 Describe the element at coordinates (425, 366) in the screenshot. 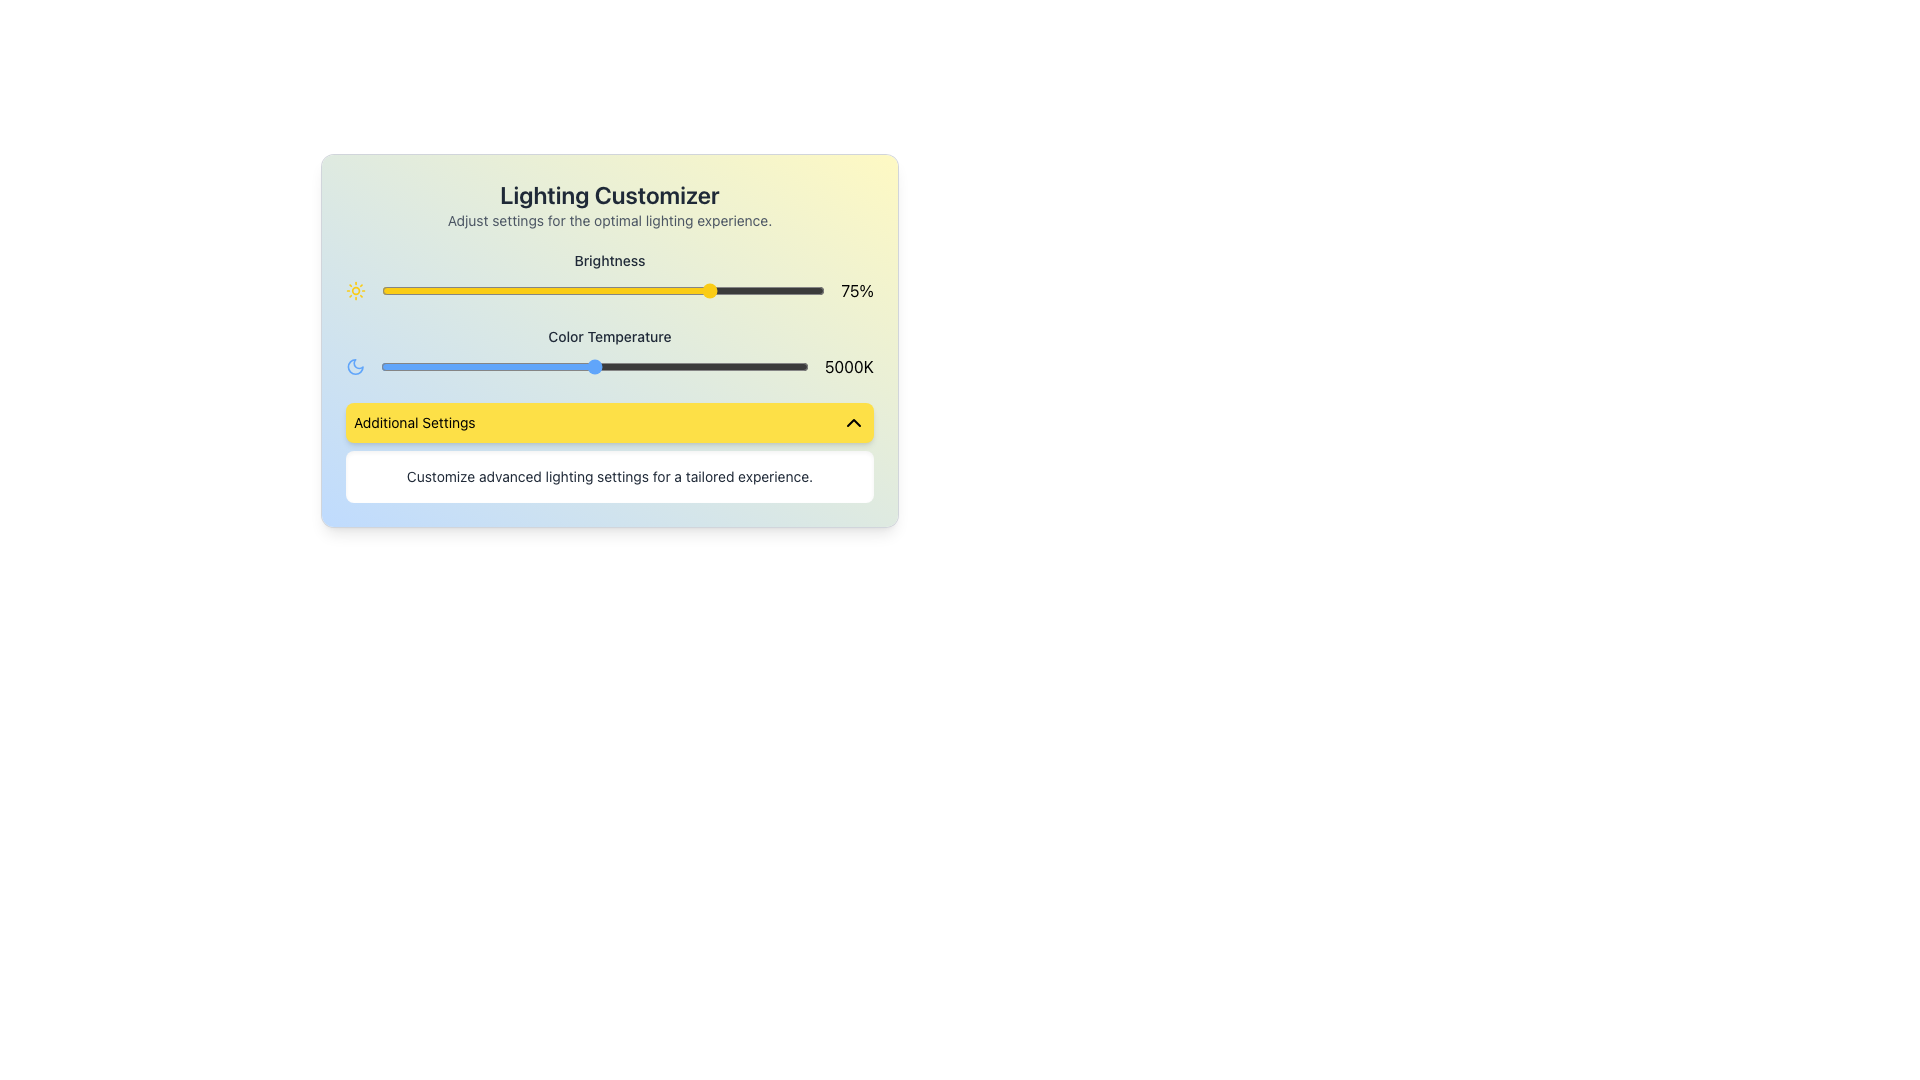

I see `the color temperature` at that location.